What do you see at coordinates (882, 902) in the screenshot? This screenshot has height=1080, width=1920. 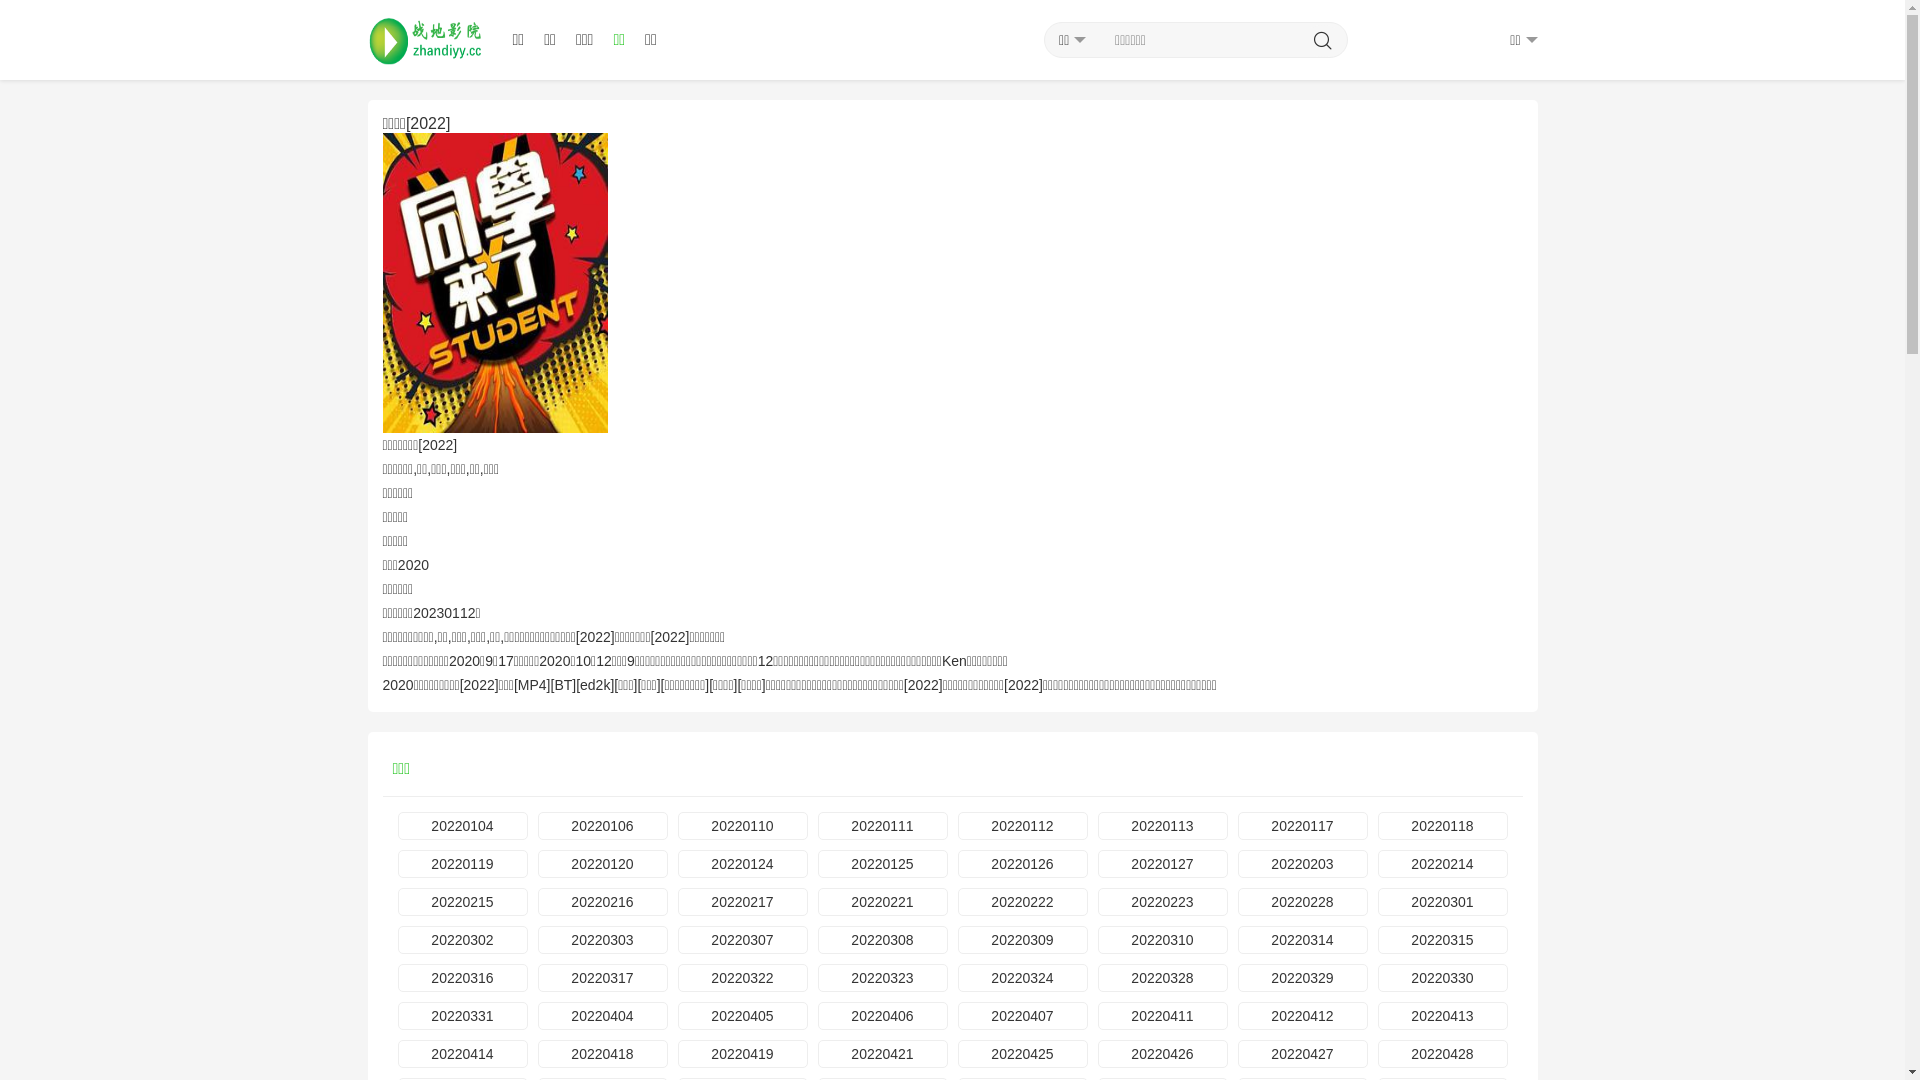 I see `'20220221'` at bounding box center [882, 902].